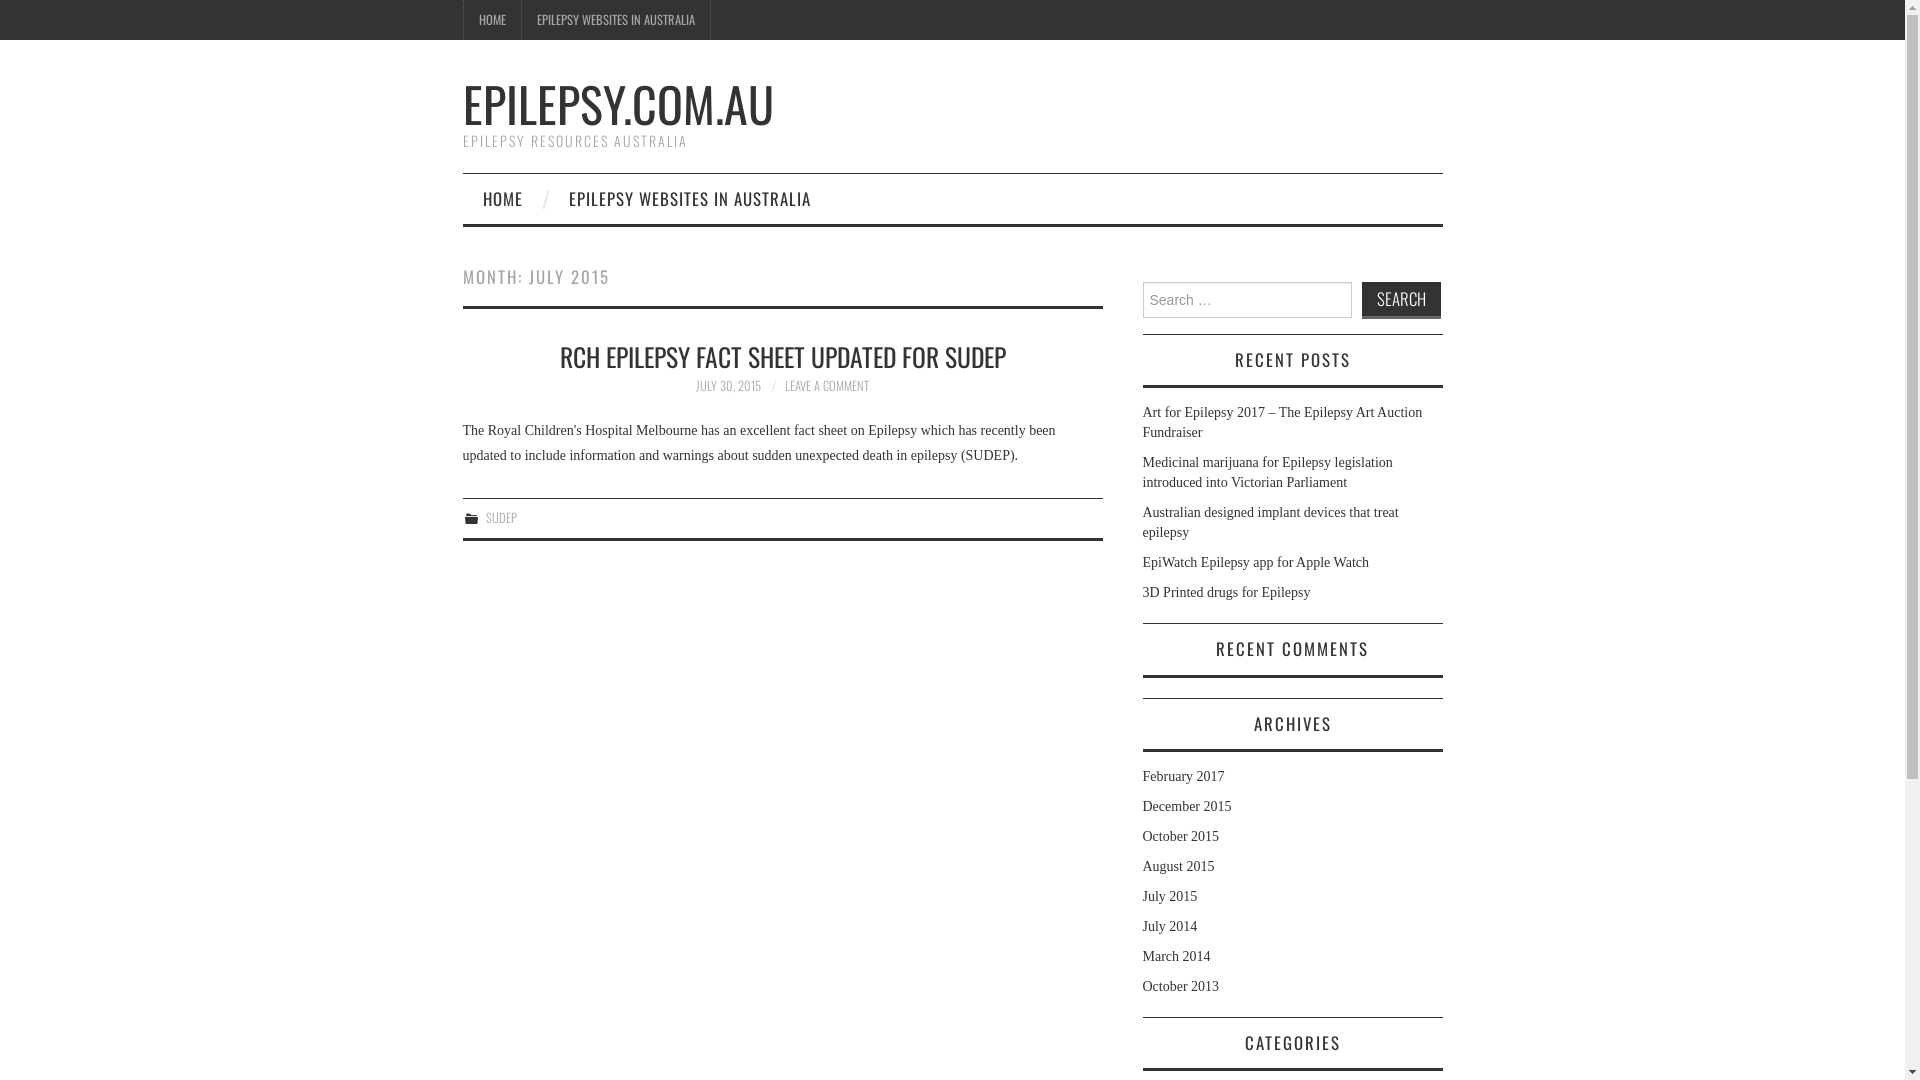 This screenshot has height=1080, width=1920. I want to click on 'August 2015', so click(1177, 865).